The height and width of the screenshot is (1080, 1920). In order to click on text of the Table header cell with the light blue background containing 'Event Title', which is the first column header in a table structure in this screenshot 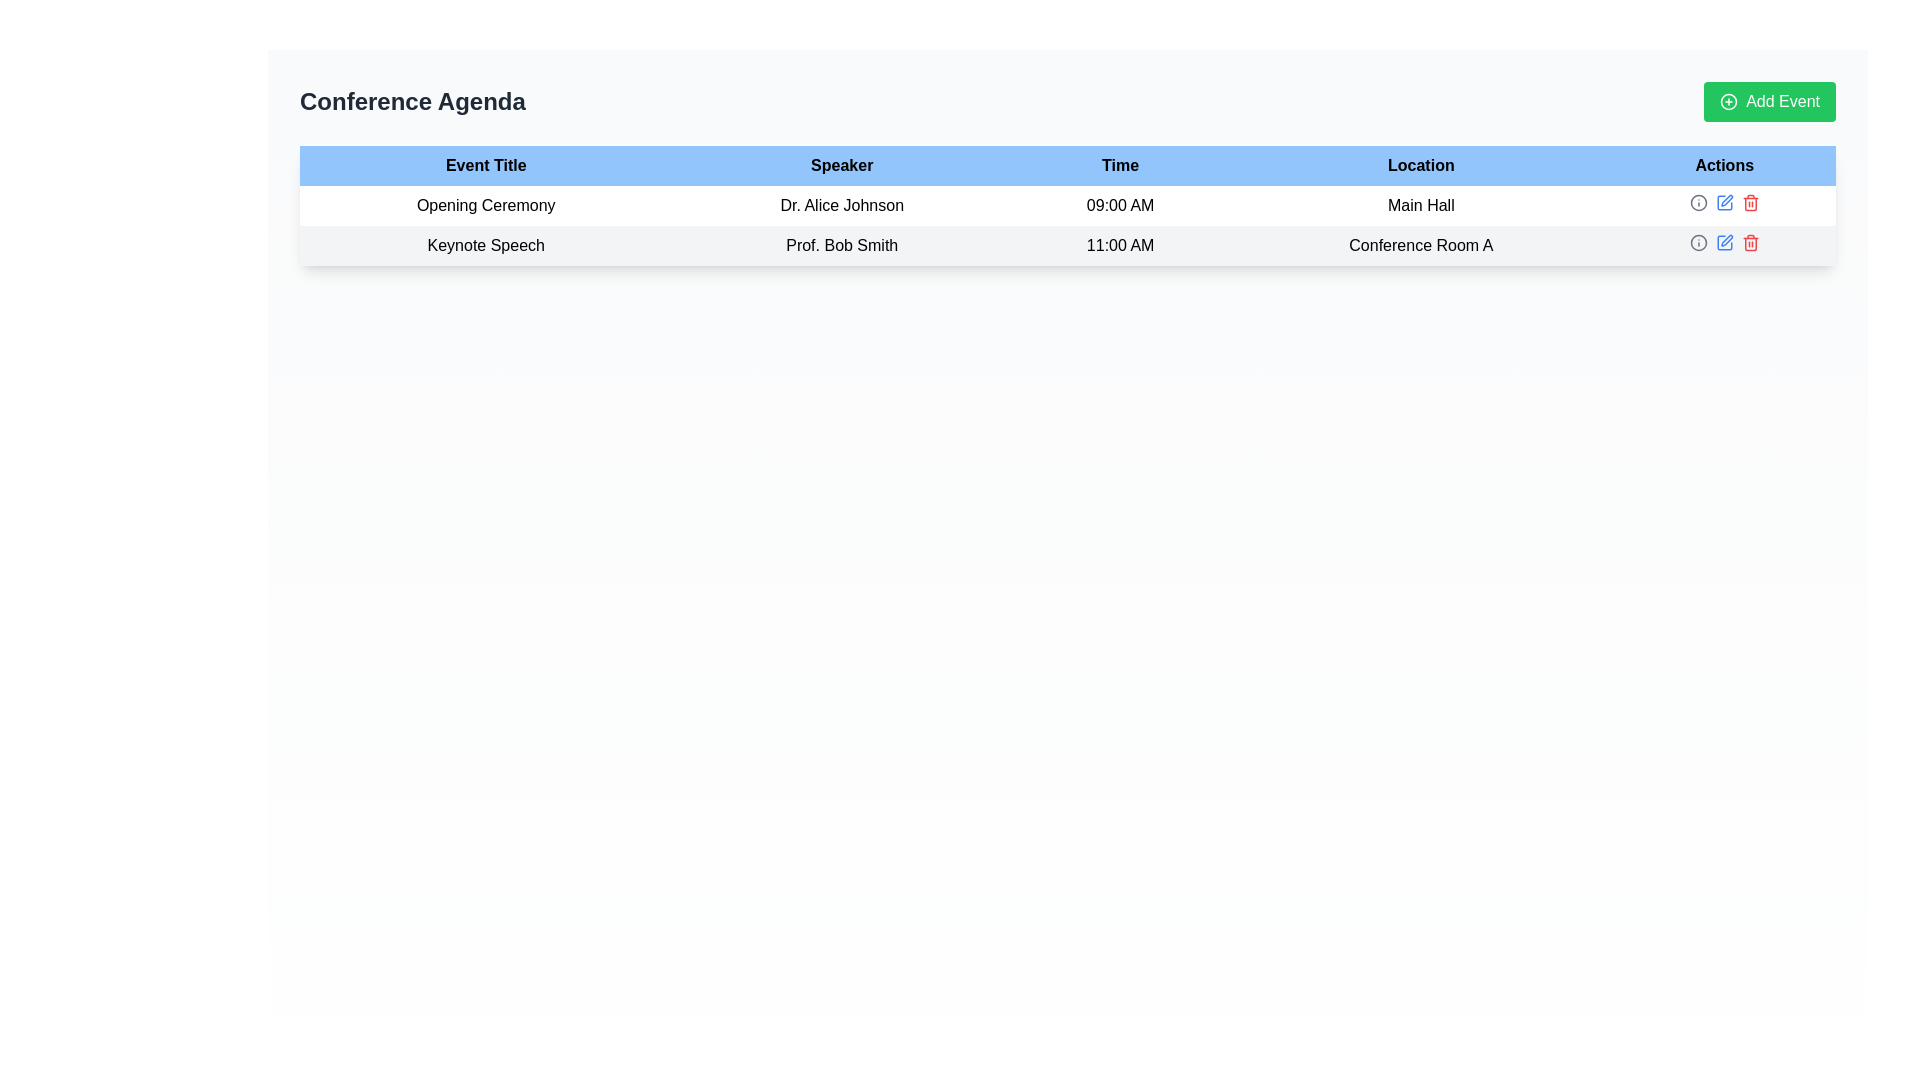, I will do `click(486, 164)`.